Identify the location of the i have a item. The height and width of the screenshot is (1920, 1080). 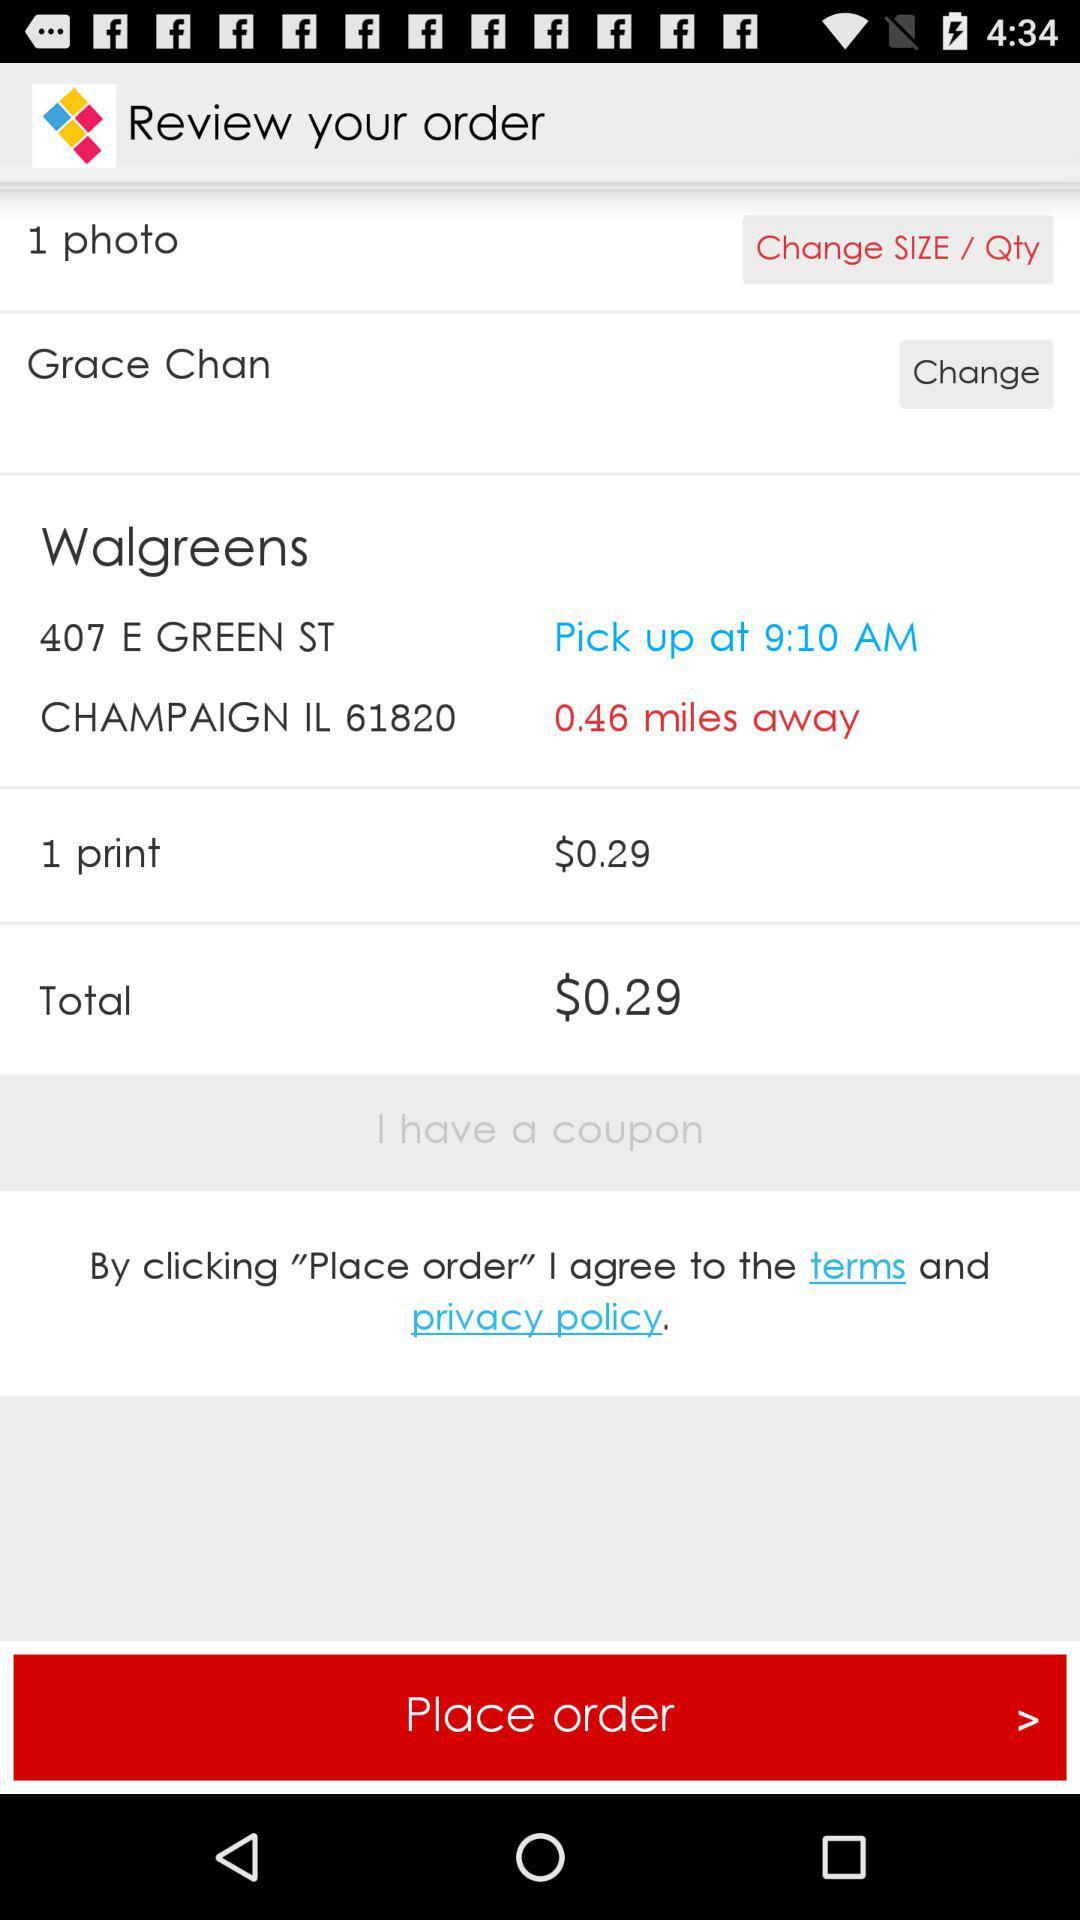
(540, 1131).